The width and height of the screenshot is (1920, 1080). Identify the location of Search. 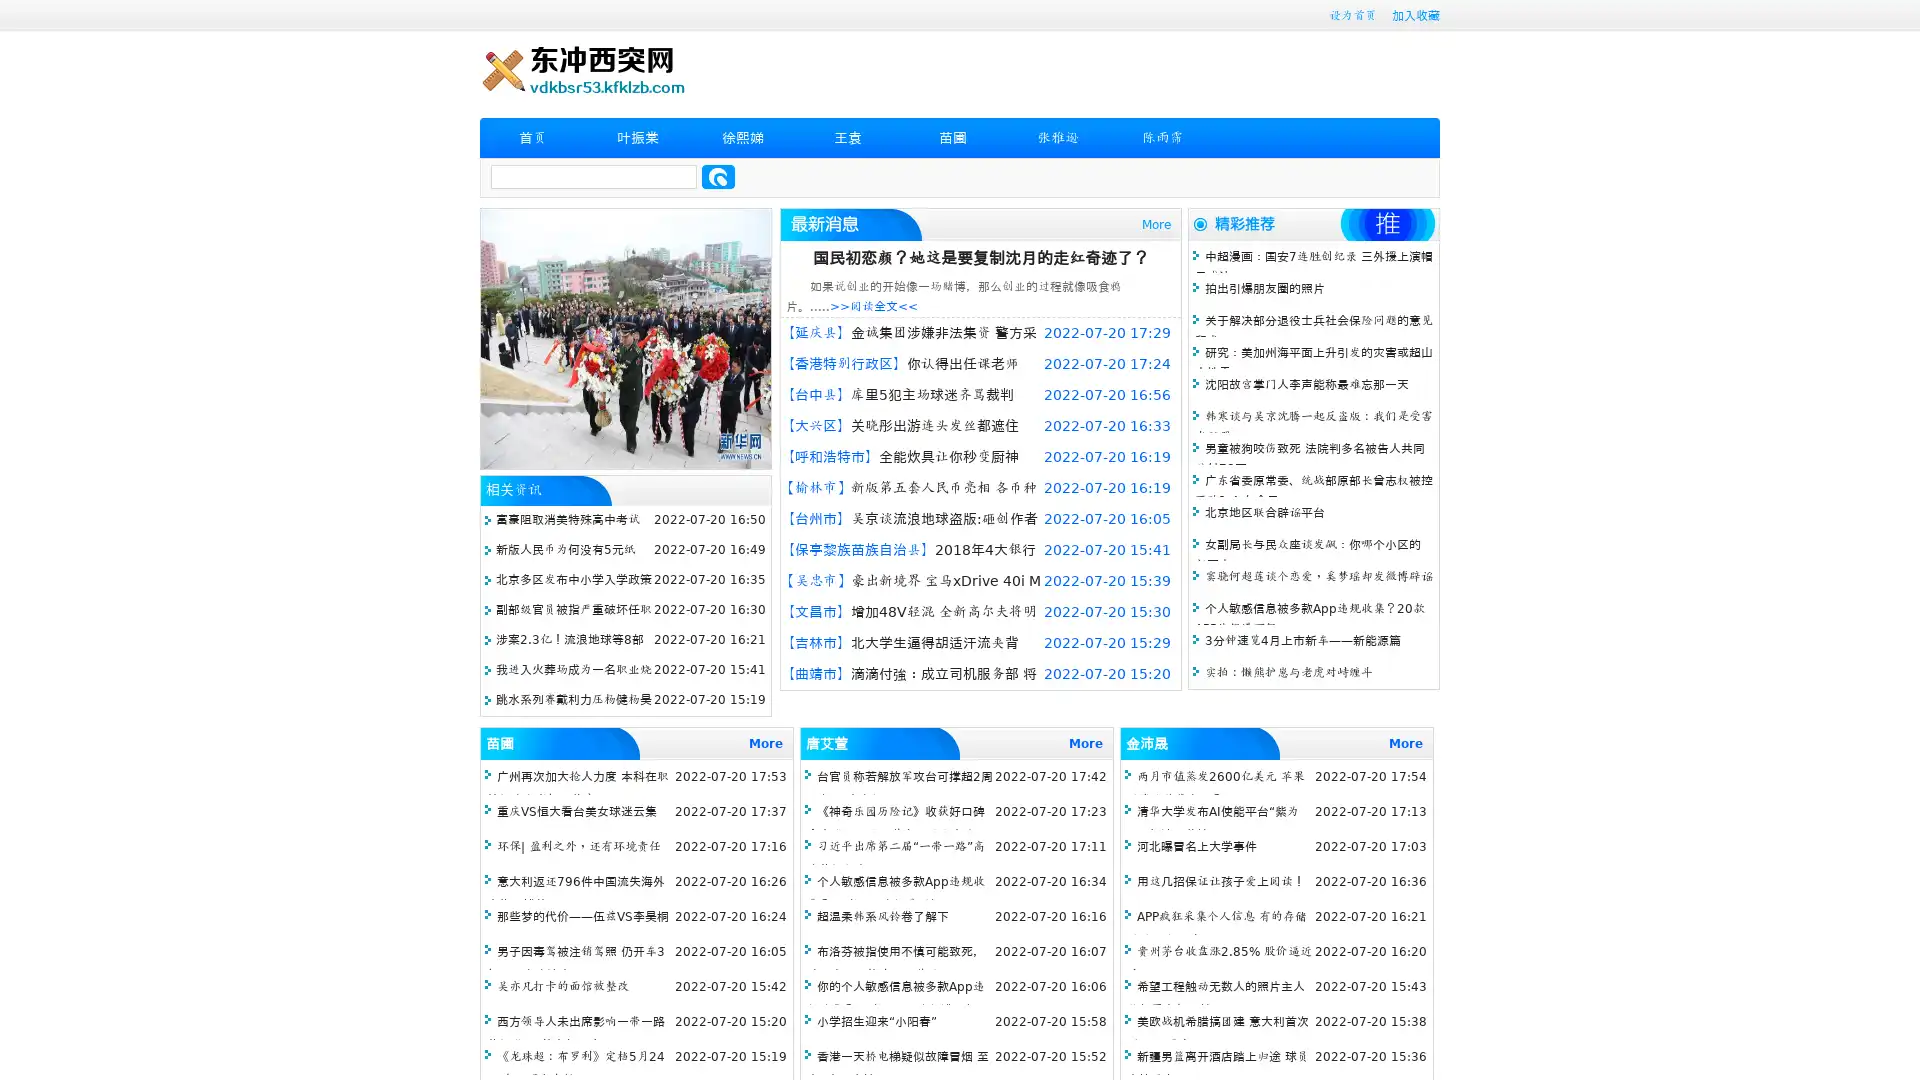
(718, 176).